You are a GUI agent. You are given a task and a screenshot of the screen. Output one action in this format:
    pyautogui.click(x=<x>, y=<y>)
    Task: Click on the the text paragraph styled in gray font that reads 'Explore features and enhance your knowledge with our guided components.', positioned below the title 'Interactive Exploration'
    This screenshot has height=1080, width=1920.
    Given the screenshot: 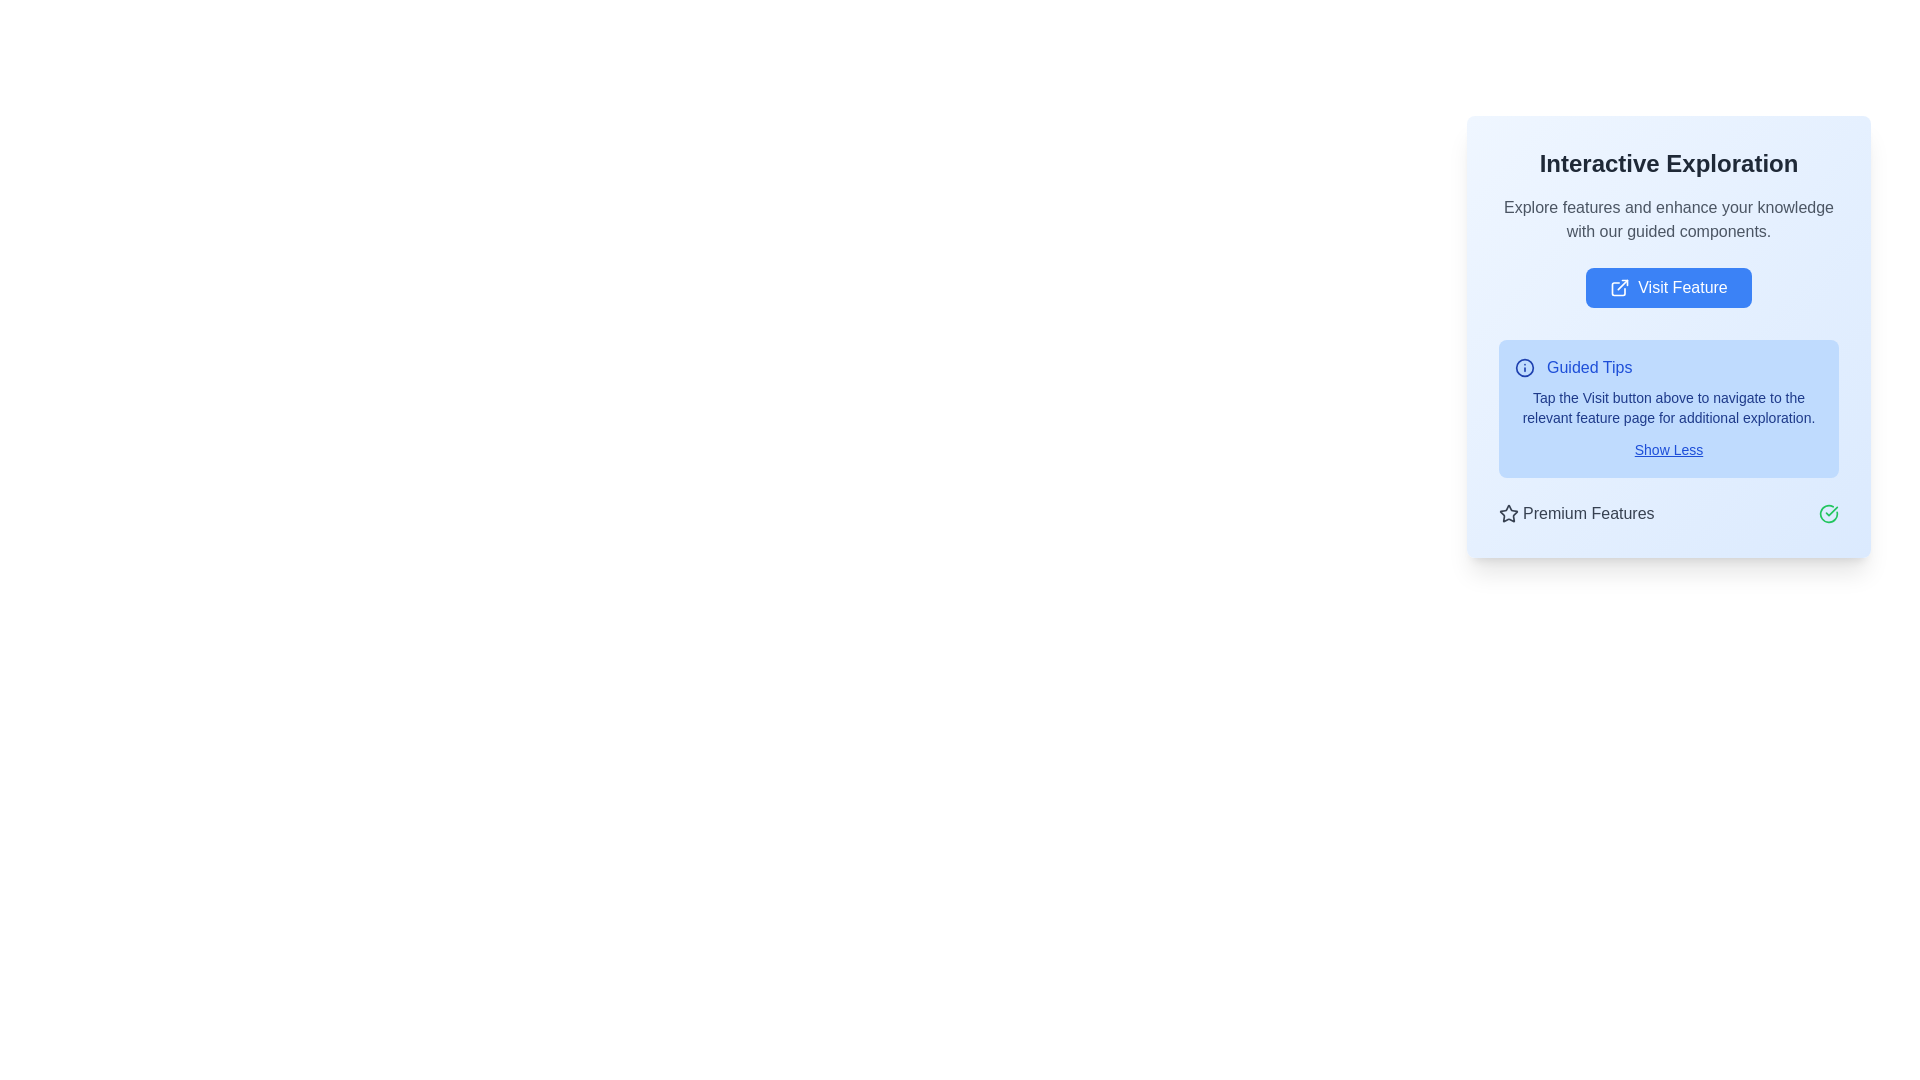 What is the action you would take?
    pyautogui.click(x=1669, y=219)
    